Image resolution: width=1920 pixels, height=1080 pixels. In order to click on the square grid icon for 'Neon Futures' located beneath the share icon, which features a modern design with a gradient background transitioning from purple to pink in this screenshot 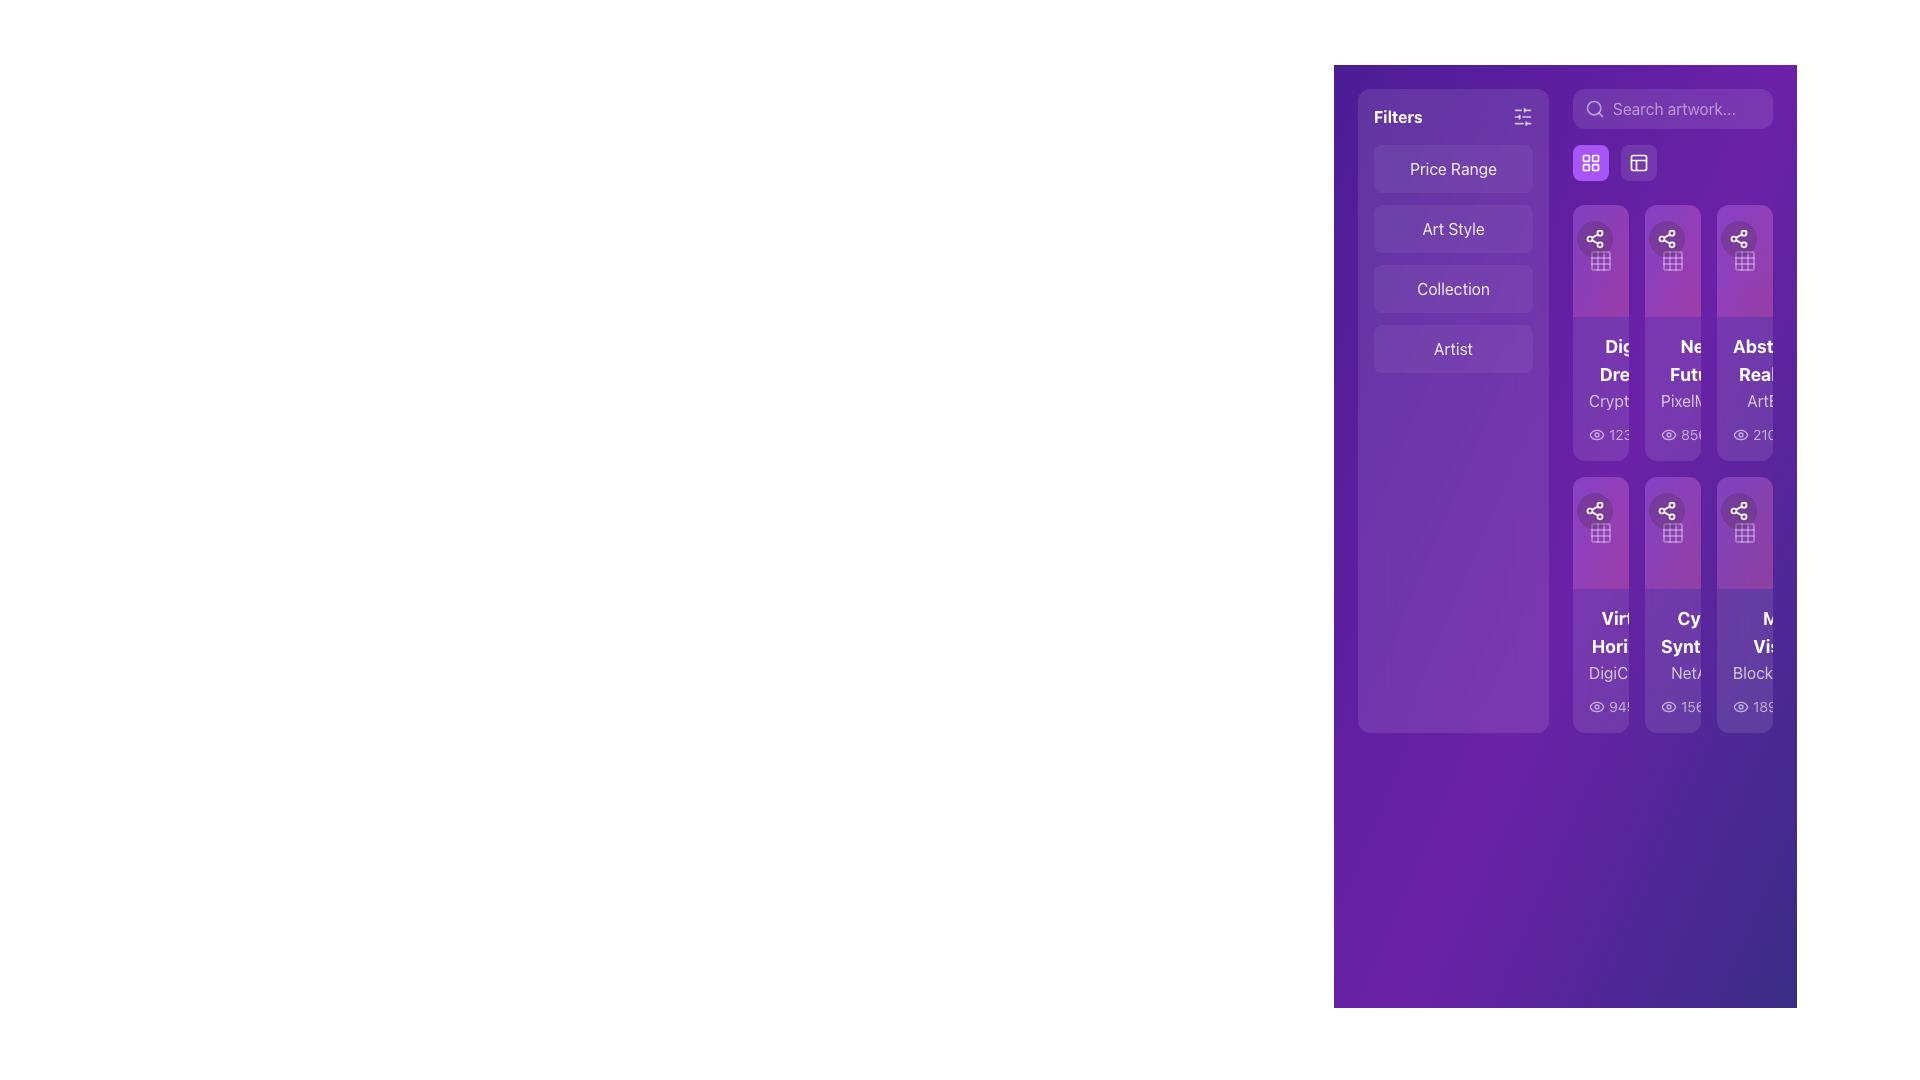, I will do `click(1673, 260)`.